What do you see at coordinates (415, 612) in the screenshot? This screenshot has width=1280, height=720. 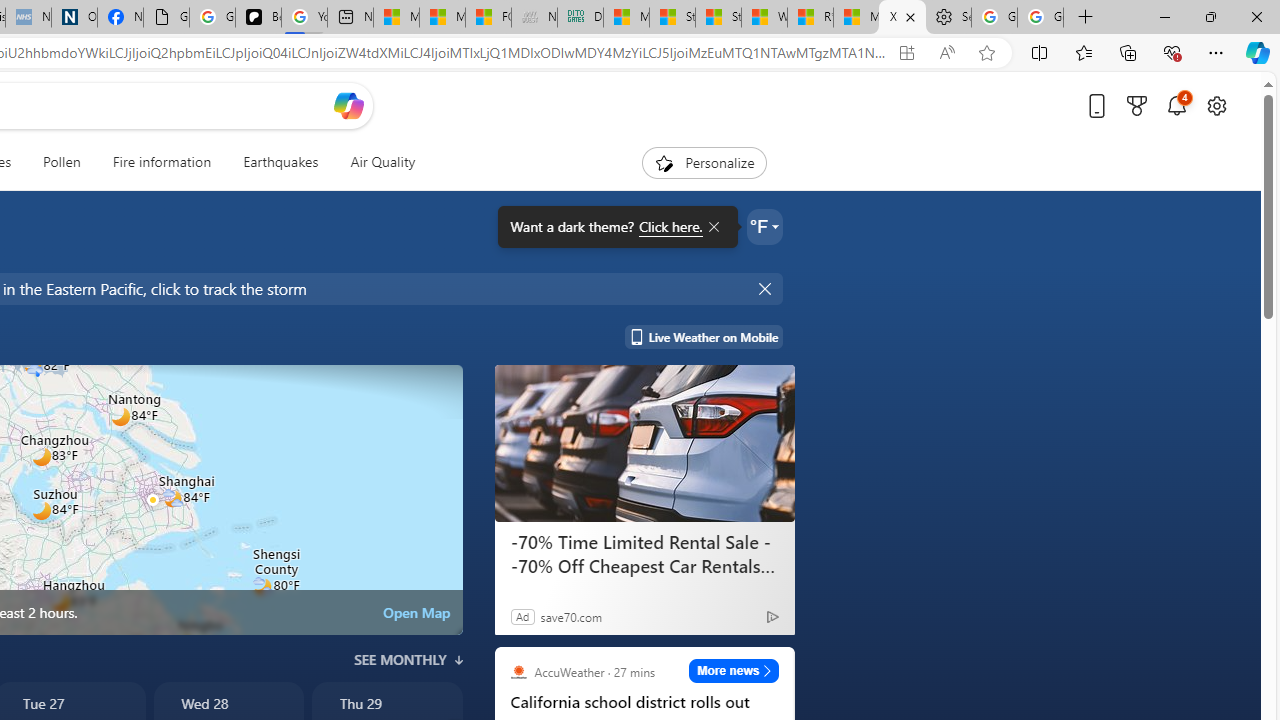 I see `'Open Map'` at bounding box center [415, 612].